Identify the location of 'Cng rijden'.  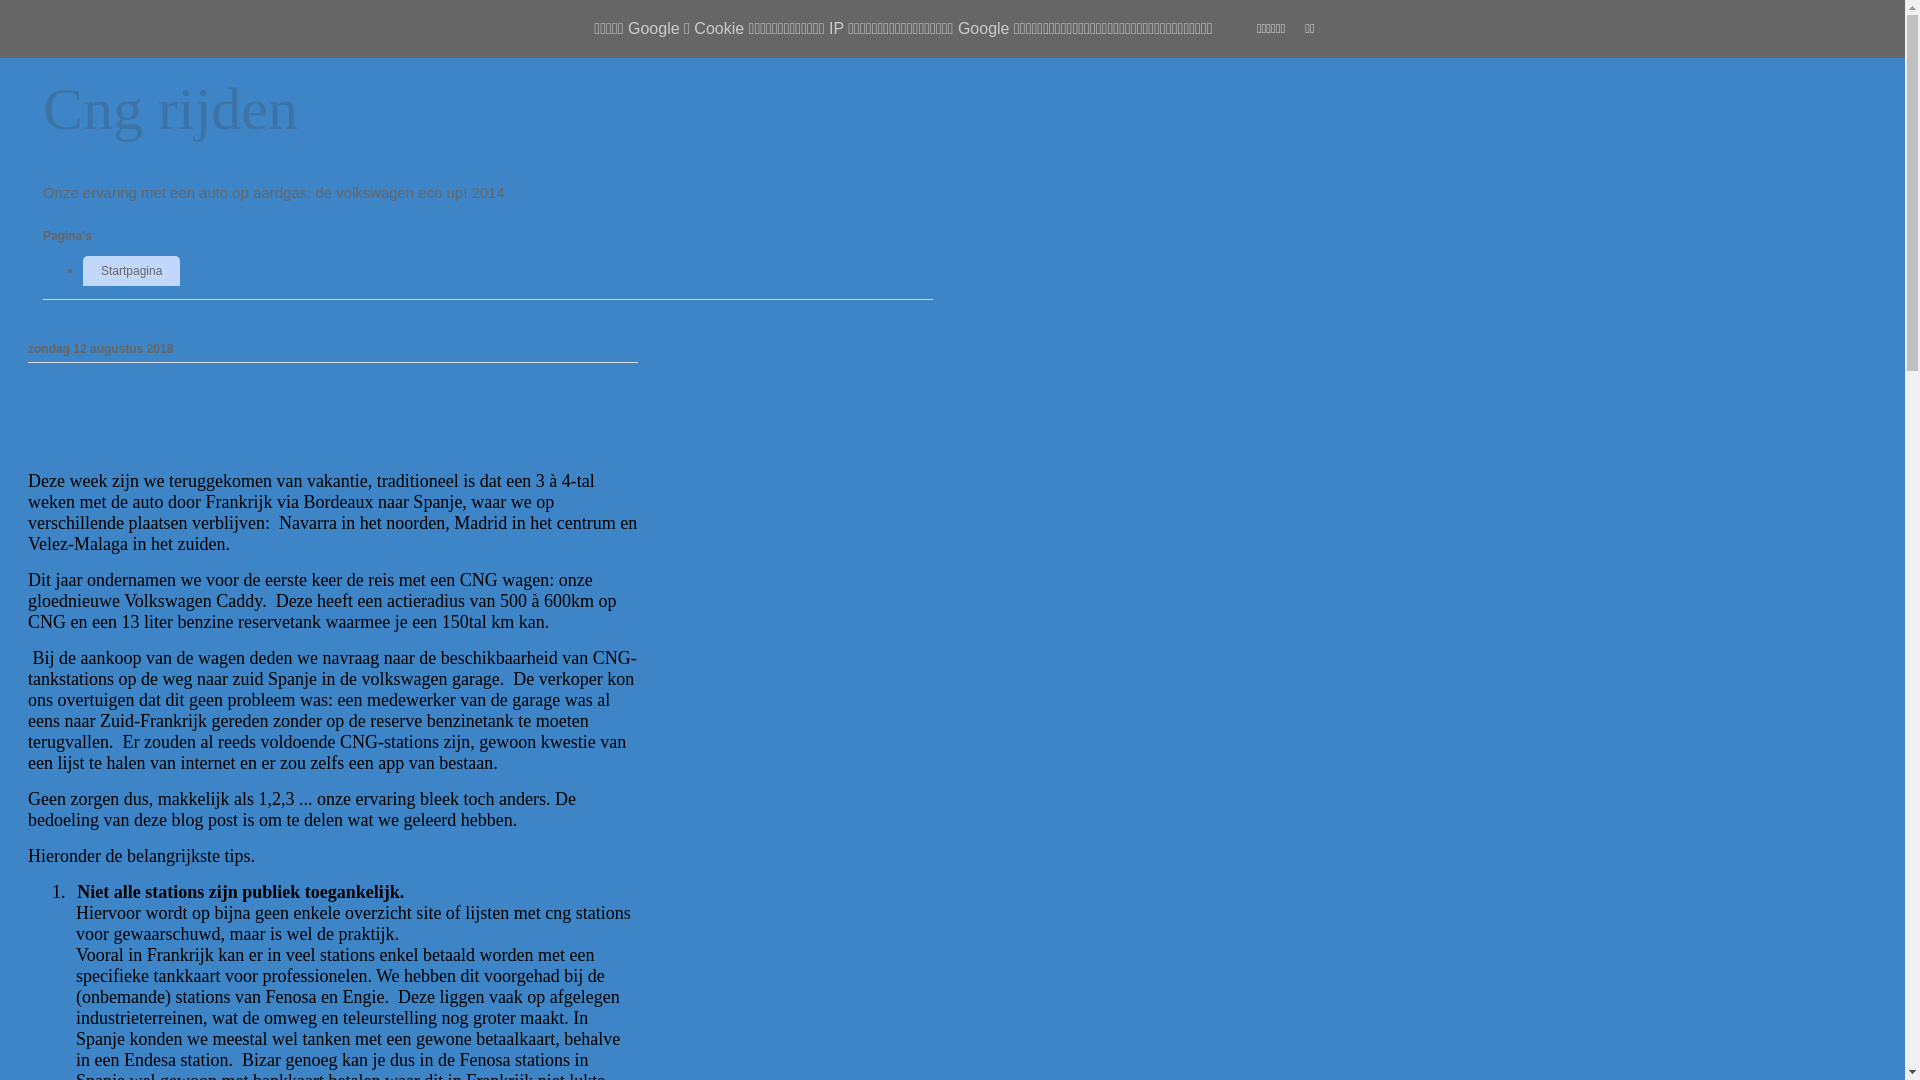
(170, 108).